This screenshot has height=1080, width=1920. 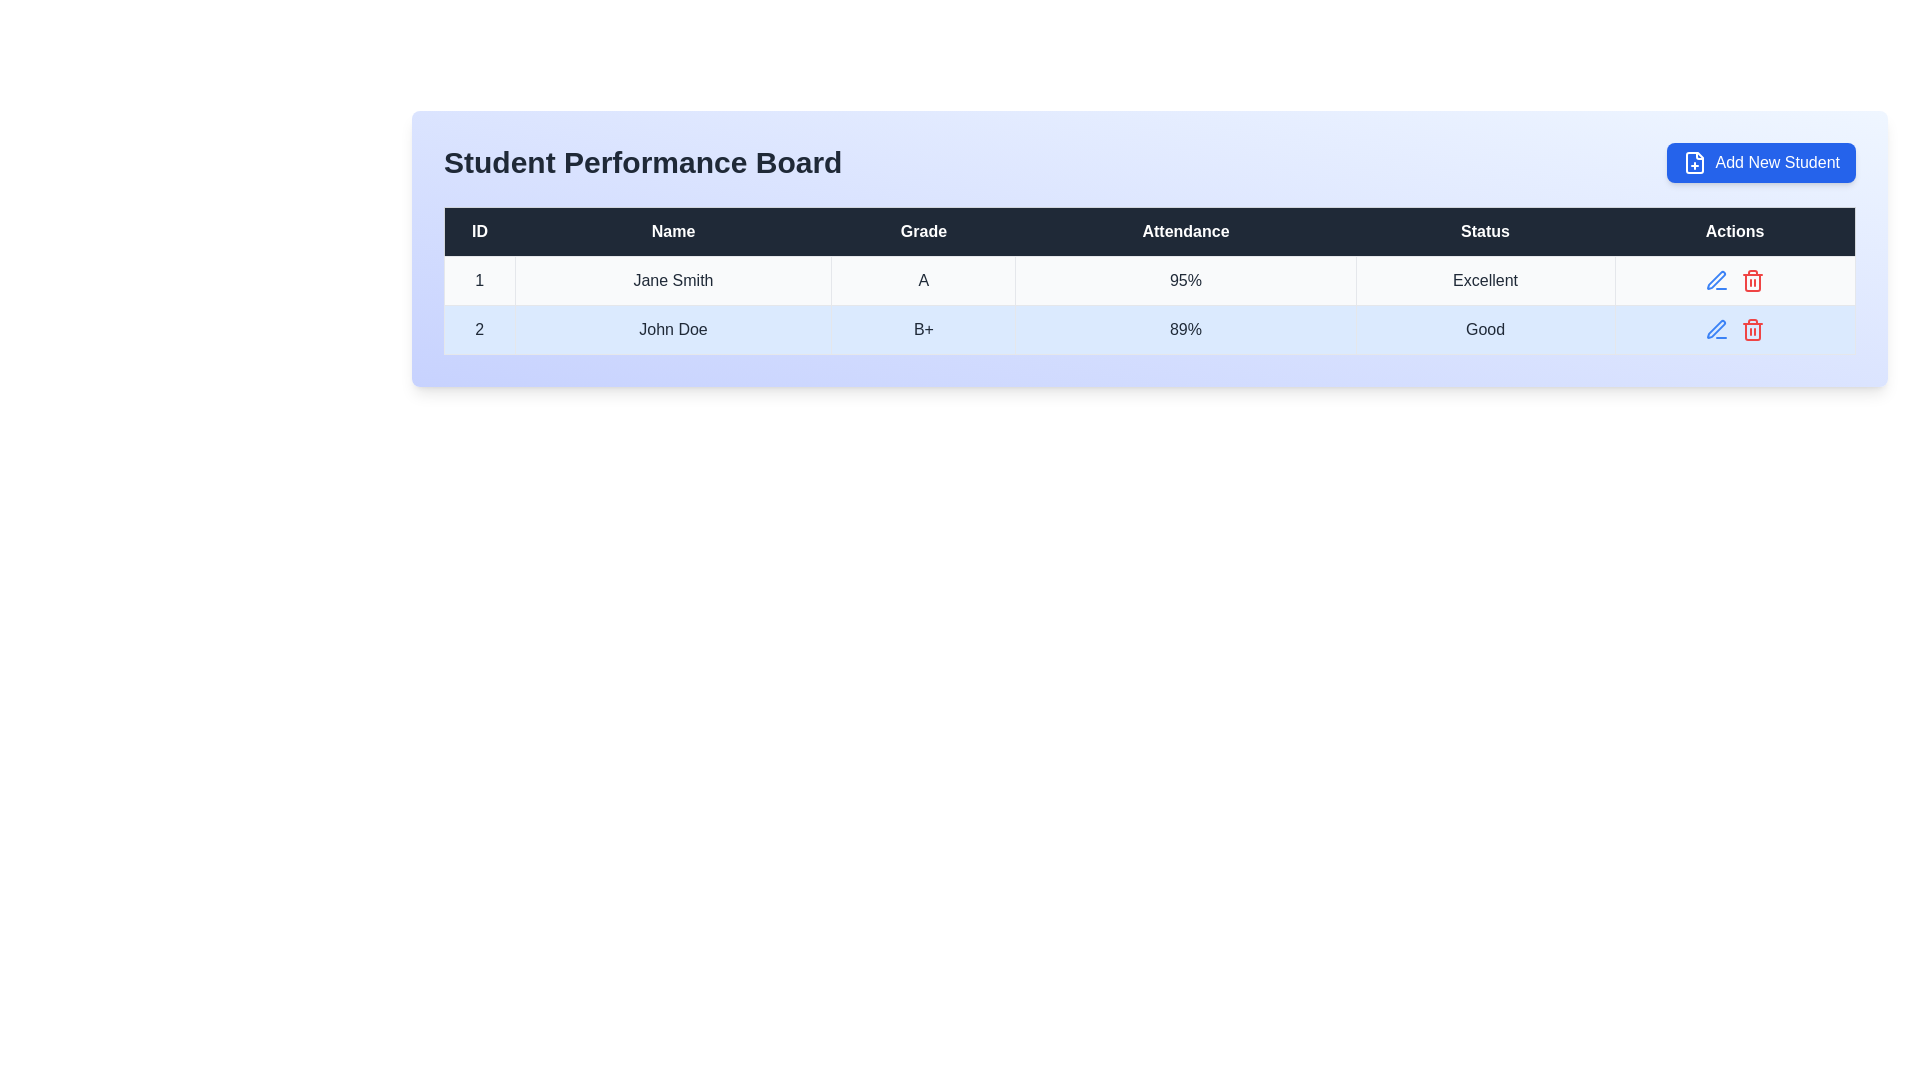 I want to click on the trash can button in the Actions column of the table row for 'Jane Smith', so click(x=1734, y=281).